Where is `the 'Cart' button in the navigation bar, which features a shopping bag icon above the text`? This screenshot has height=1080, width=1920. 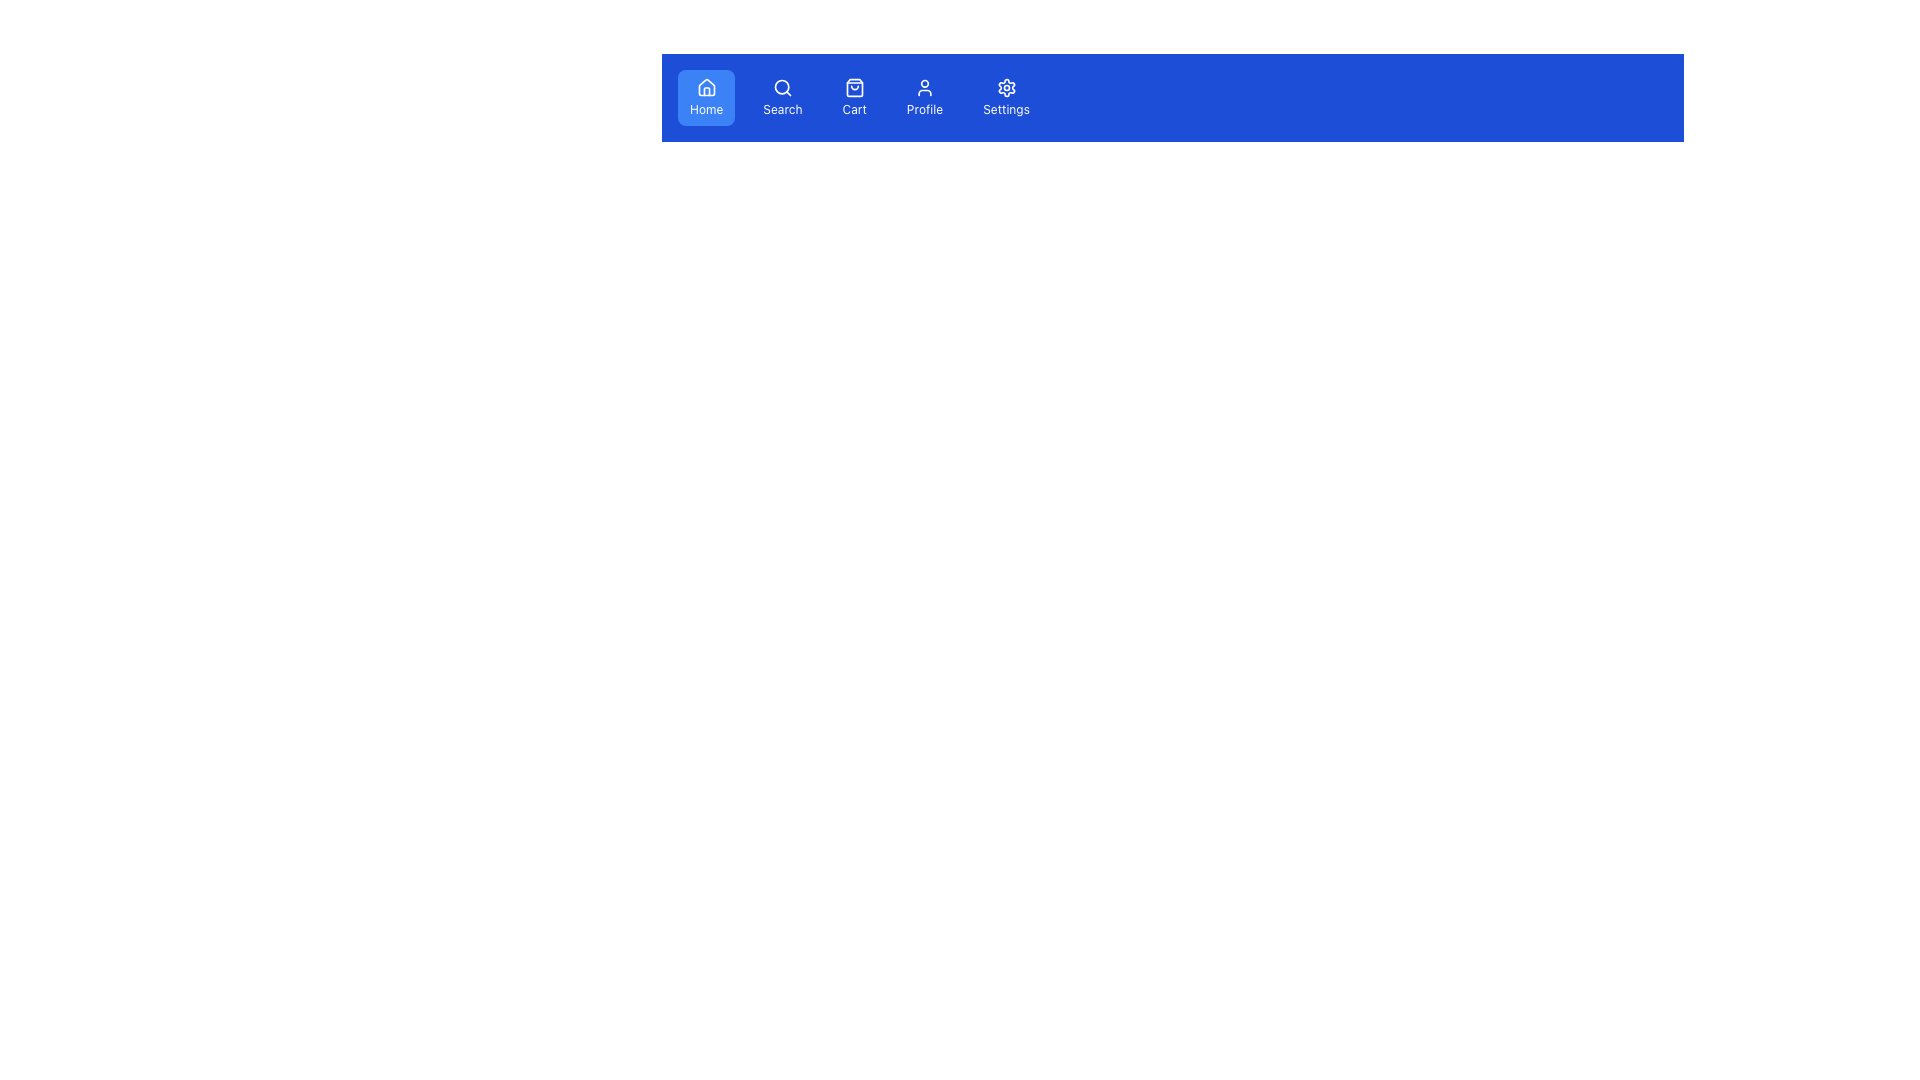
the 'Cart' button in the navigation bar, which features a shopping bag icon above the text is located at coordinates (854, 97).